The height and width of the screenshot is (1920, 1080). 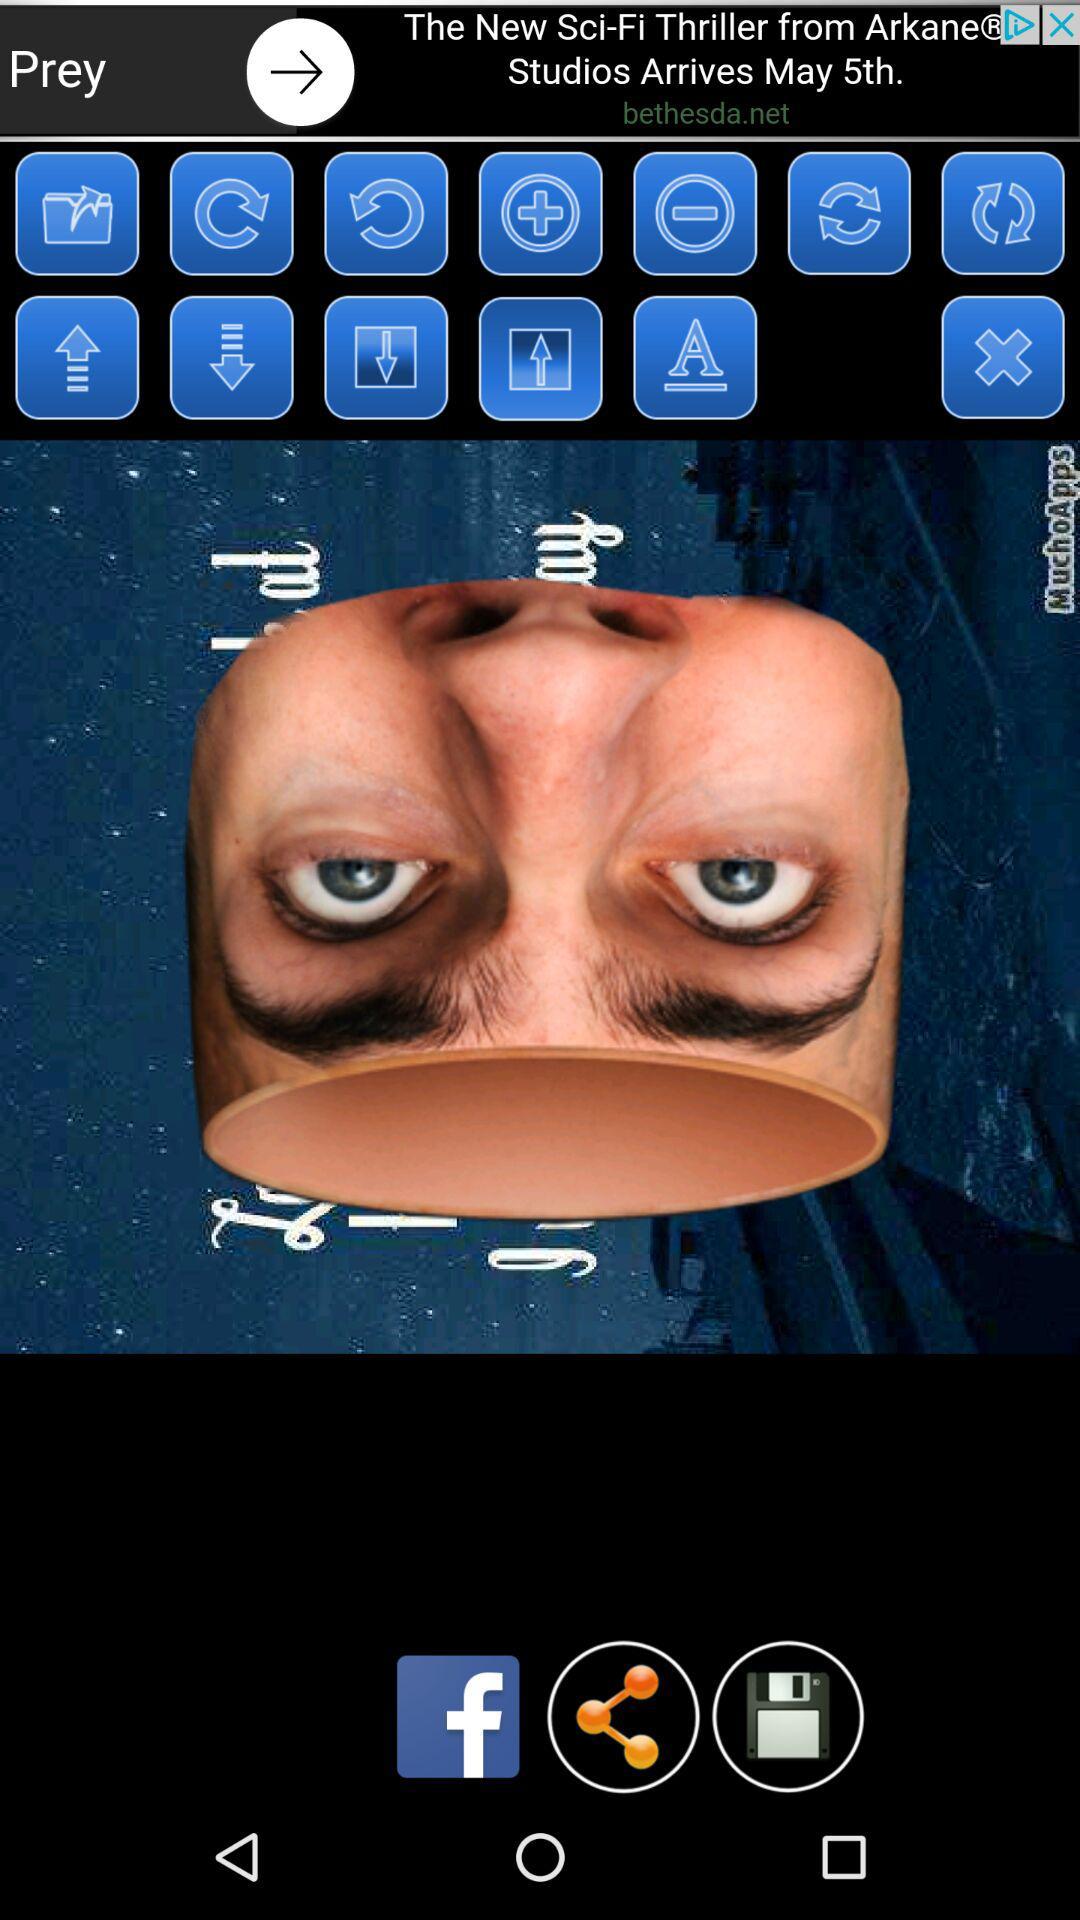 What do you see at coordinates (786, 1836) in the screenshot?
I see `the save icon` at bounding box center [786, 1836].